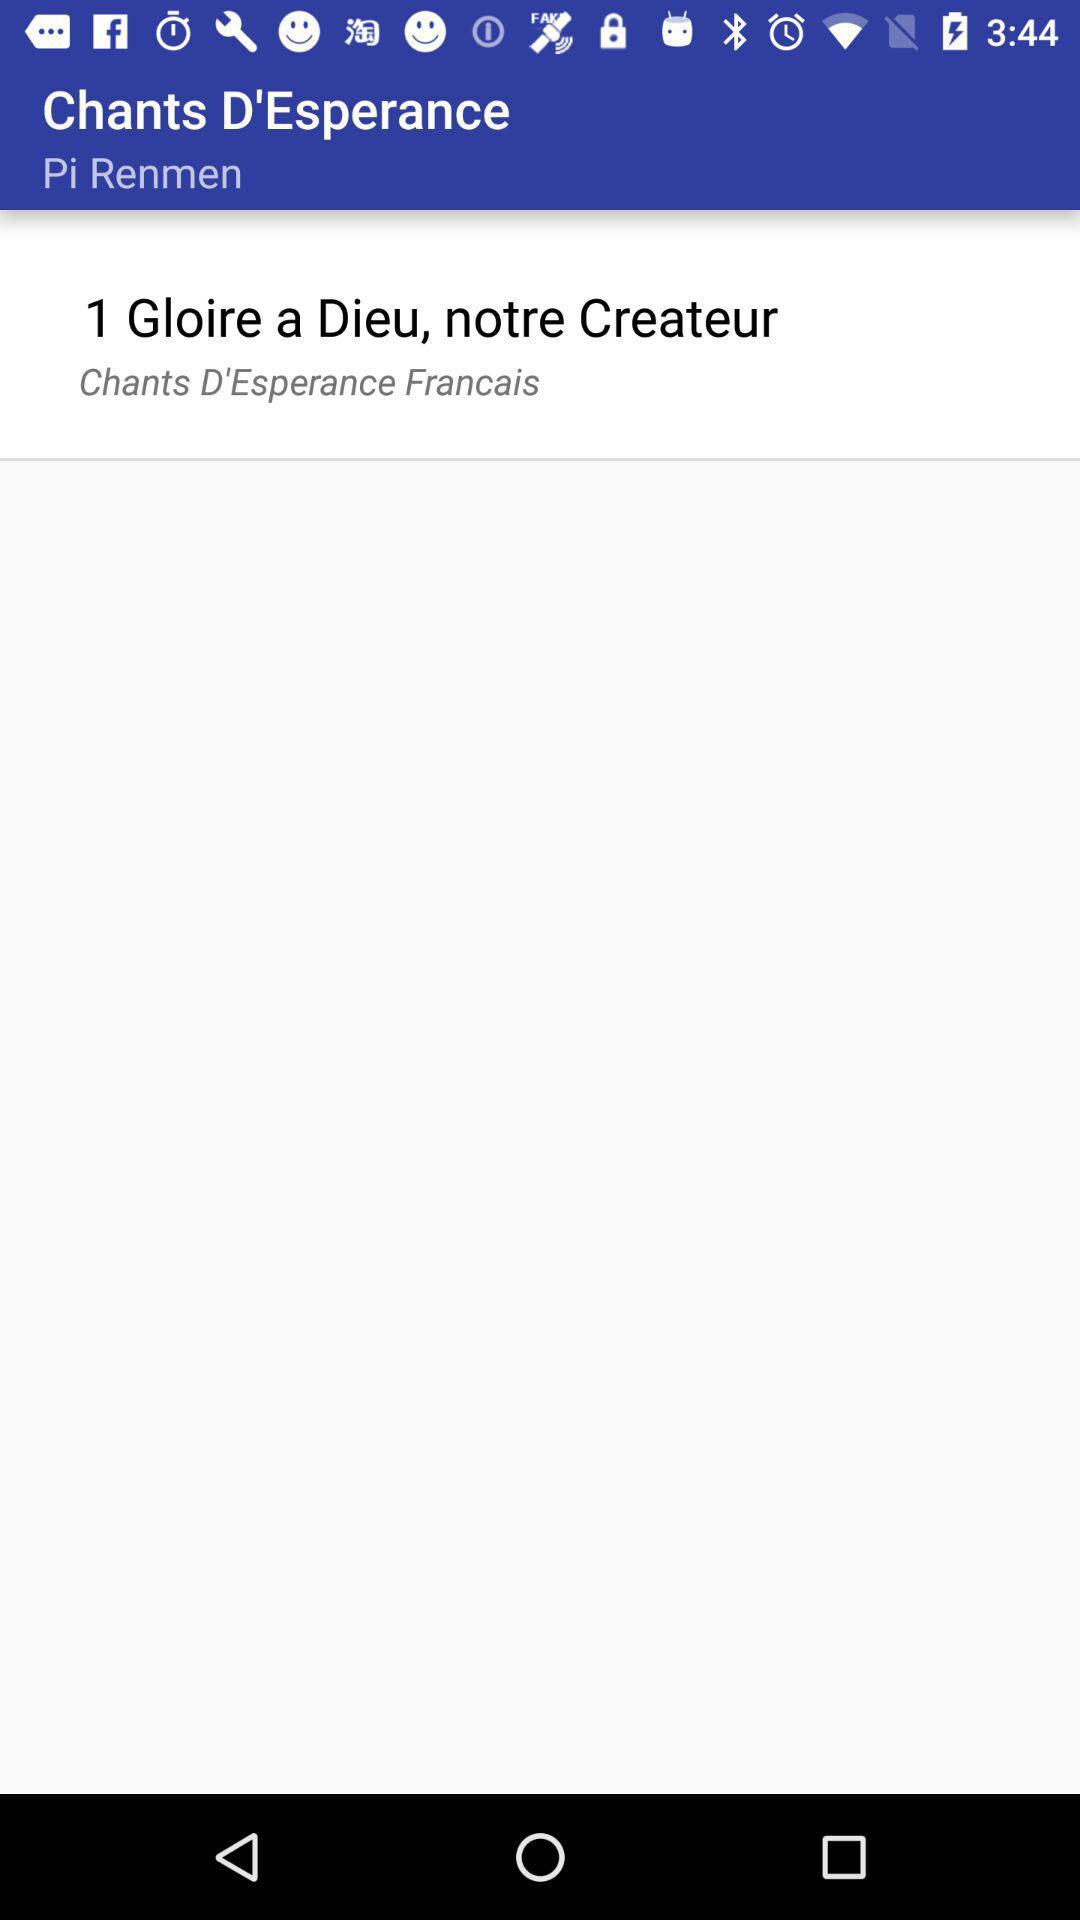 Image resolution: width=1080 pixels, height=1920 pixels. I want to click on the 1 gloire a item, so click(430, 315).